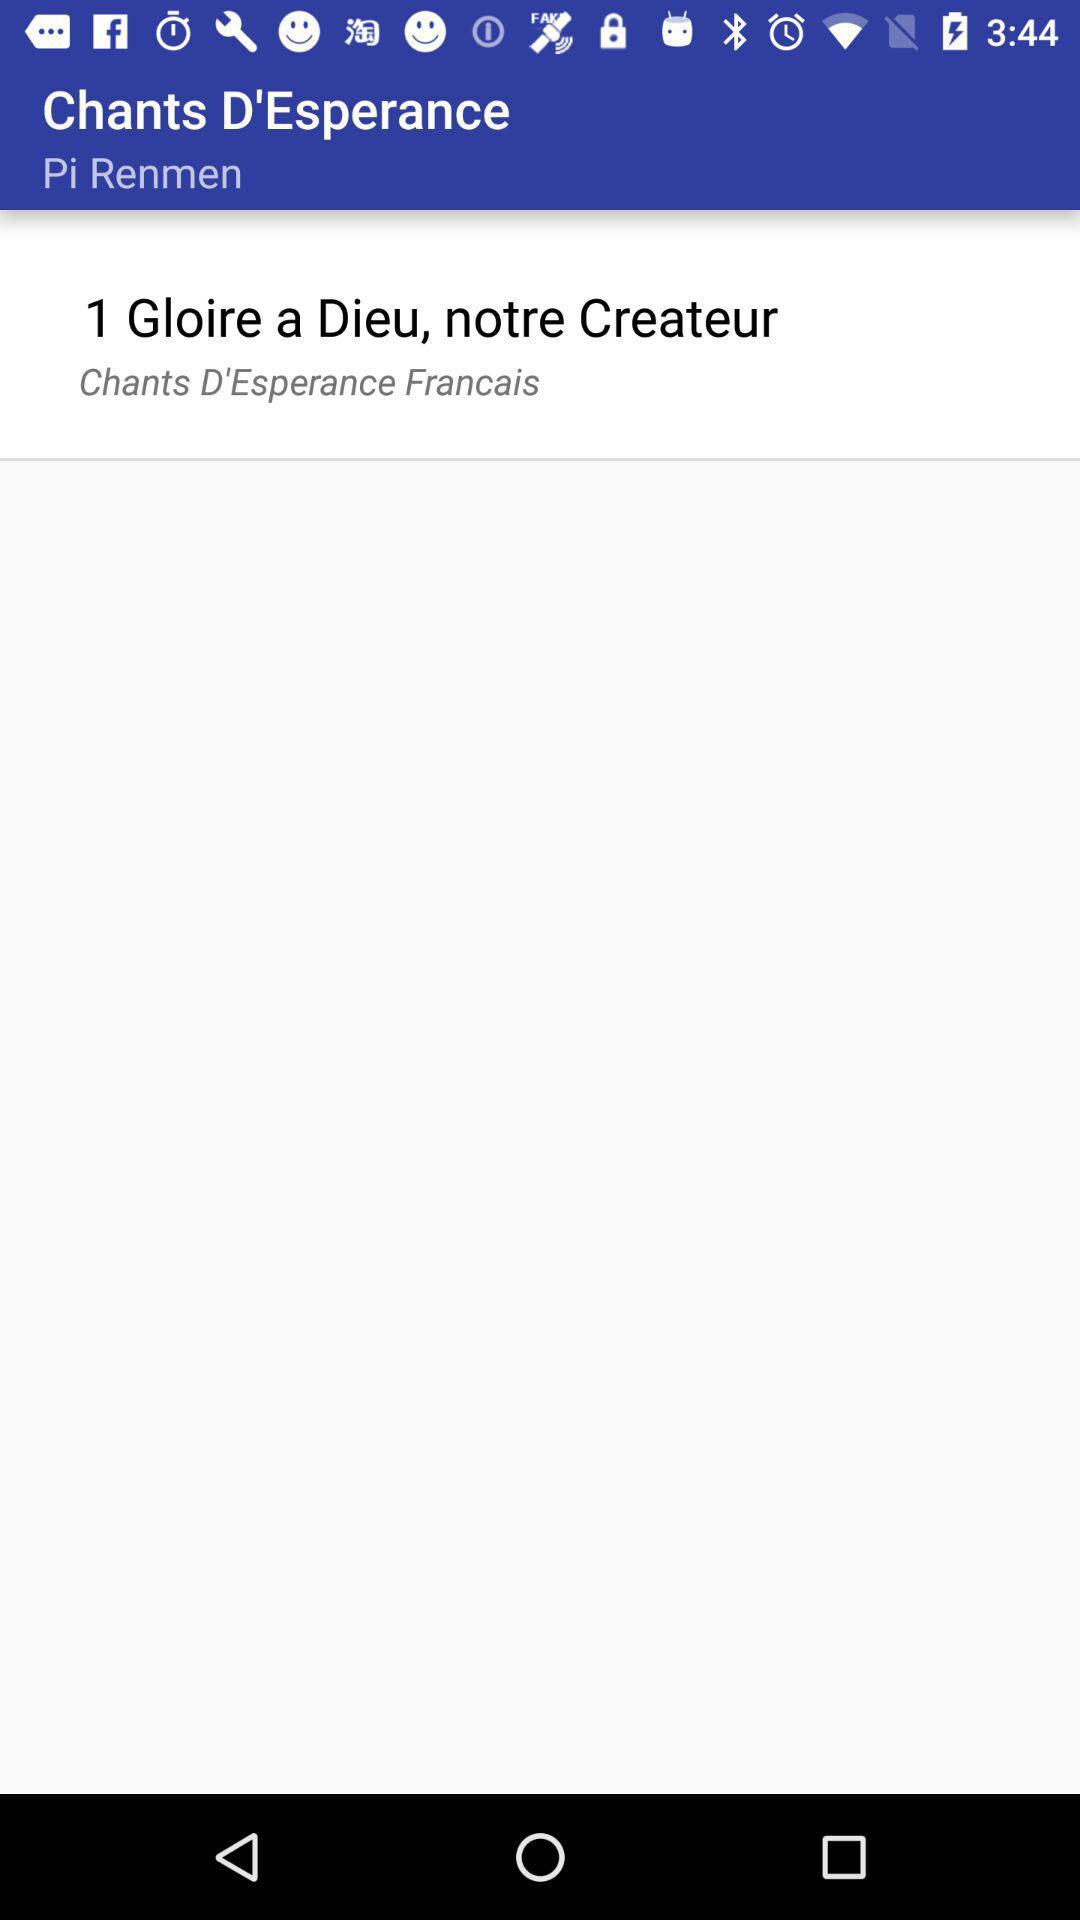 Image resolution: width=1080 pixels, height=1920 pixels. I want to click on the 1 gloire a item, so click(430, 315).